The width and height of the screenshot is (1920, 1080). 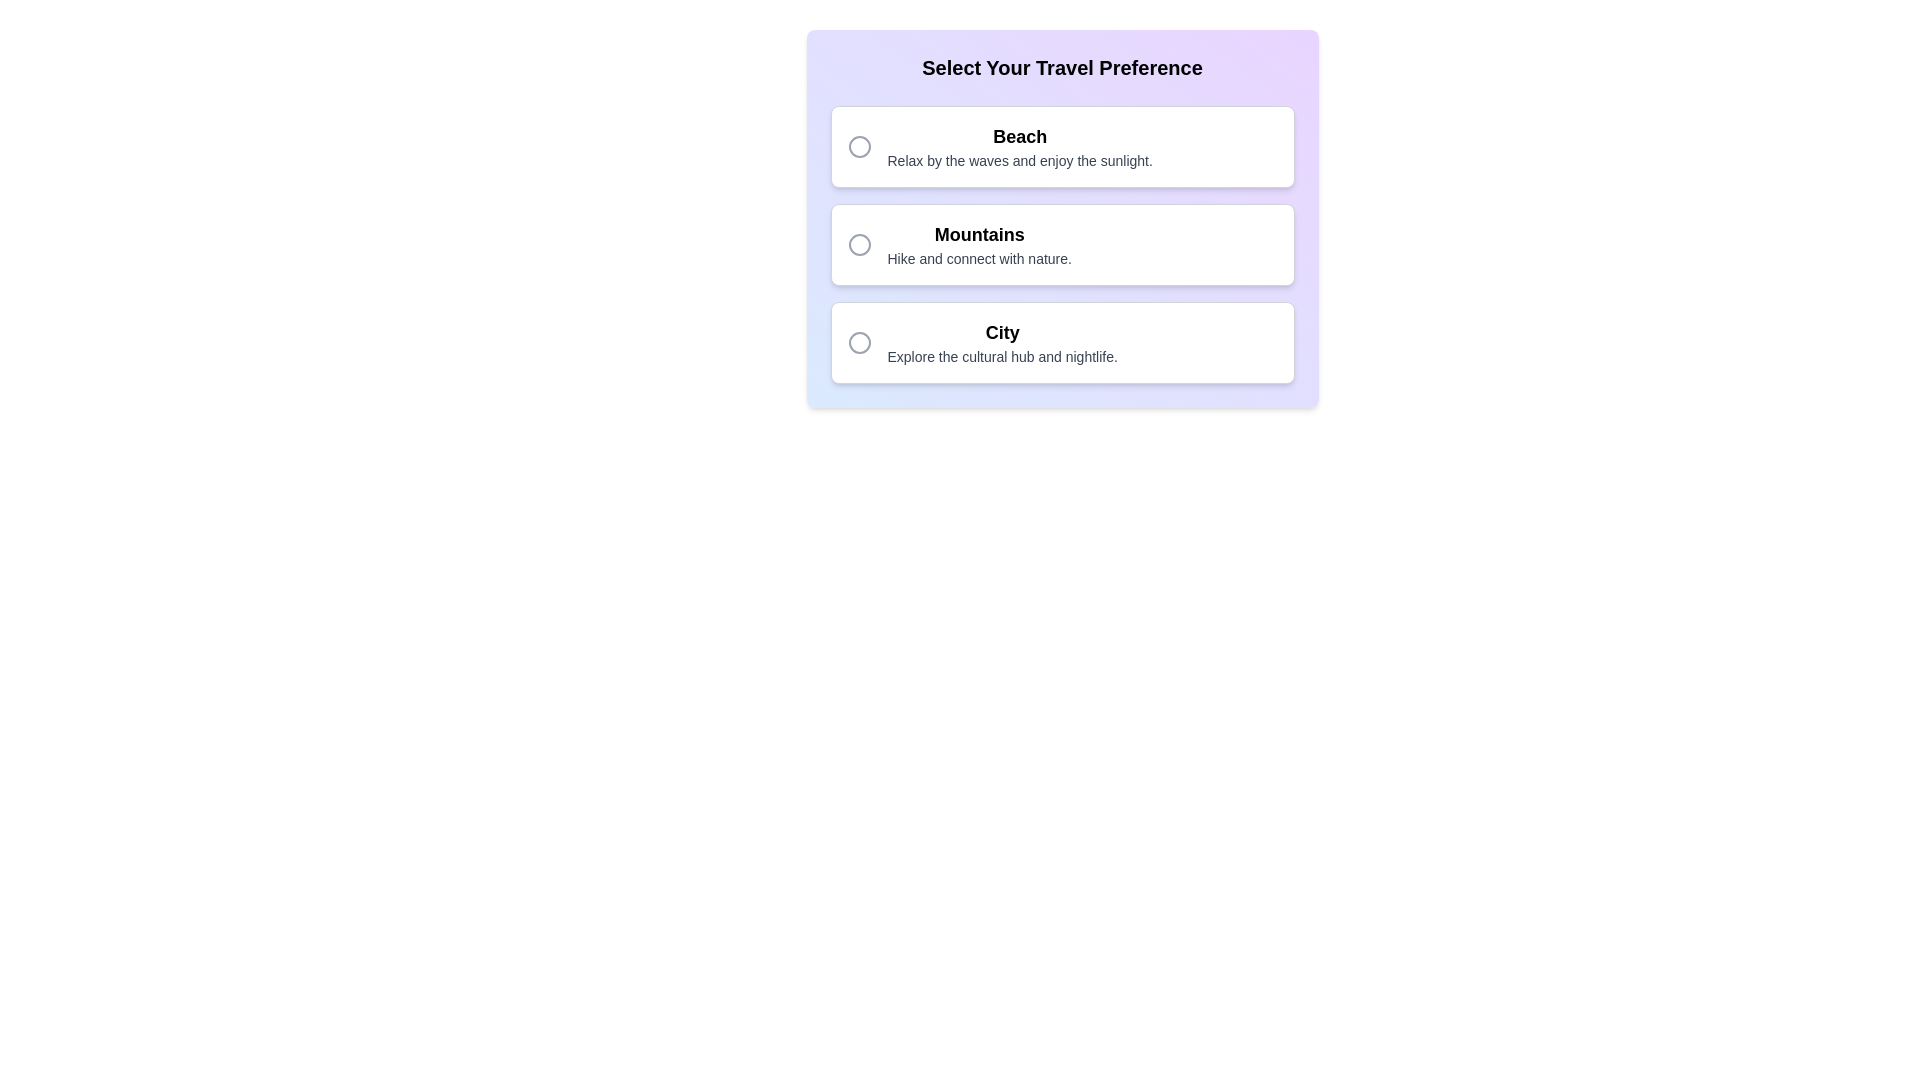 I want to click on the 'City' selectable radio button, so click(x=859, y=342).